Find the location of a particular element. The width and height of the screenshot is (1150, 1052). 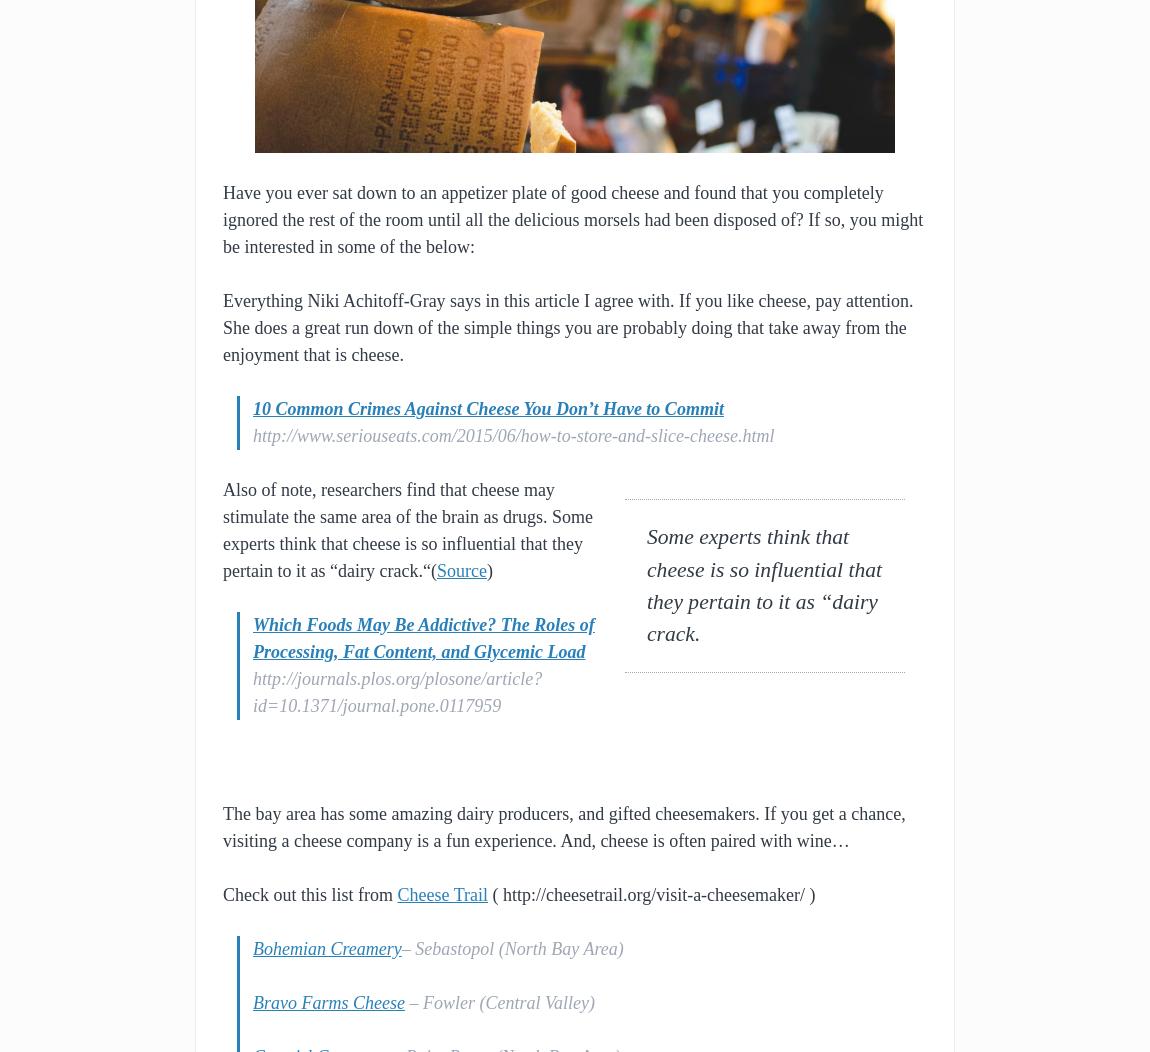

'– Fowler (Central Valley)' is located at coordinates (403, 1002).